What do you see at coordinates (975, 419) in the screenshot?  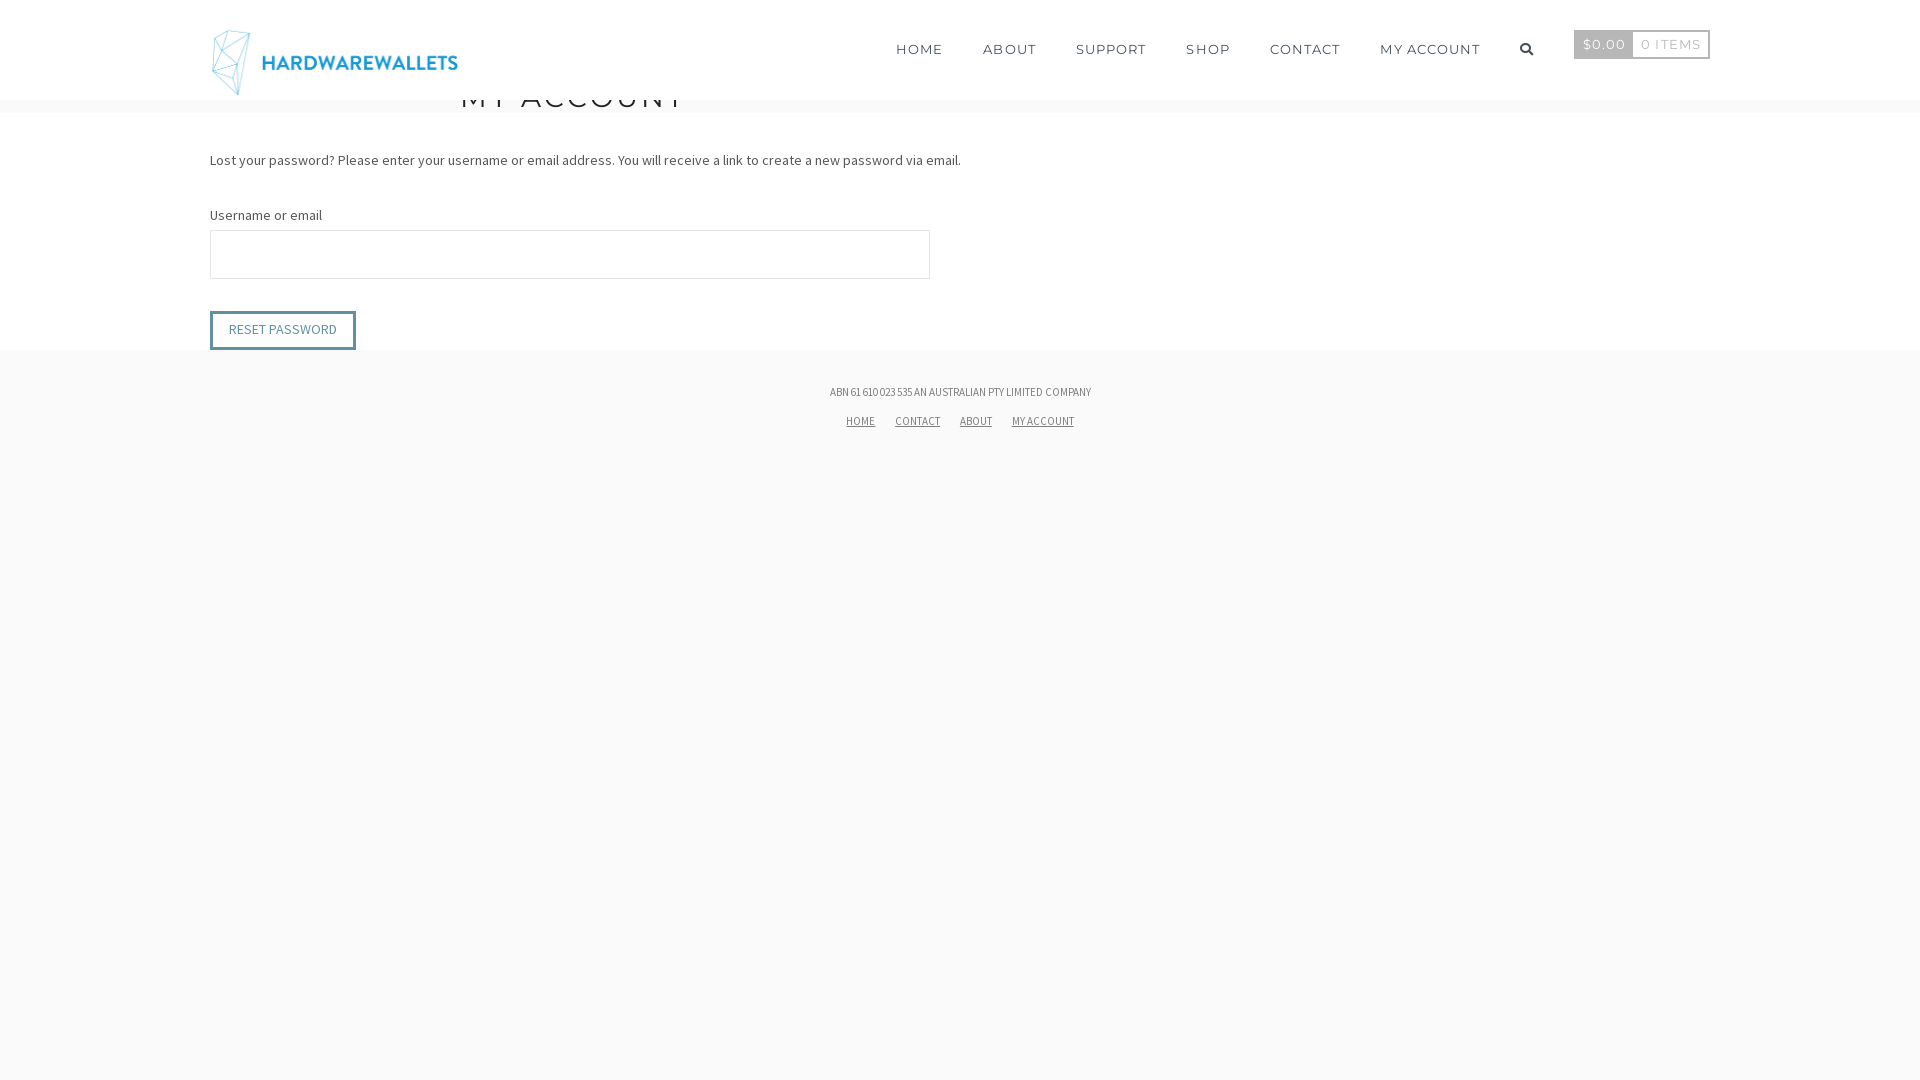 I see `'ABOUT'` at bounding box center [975, 419].